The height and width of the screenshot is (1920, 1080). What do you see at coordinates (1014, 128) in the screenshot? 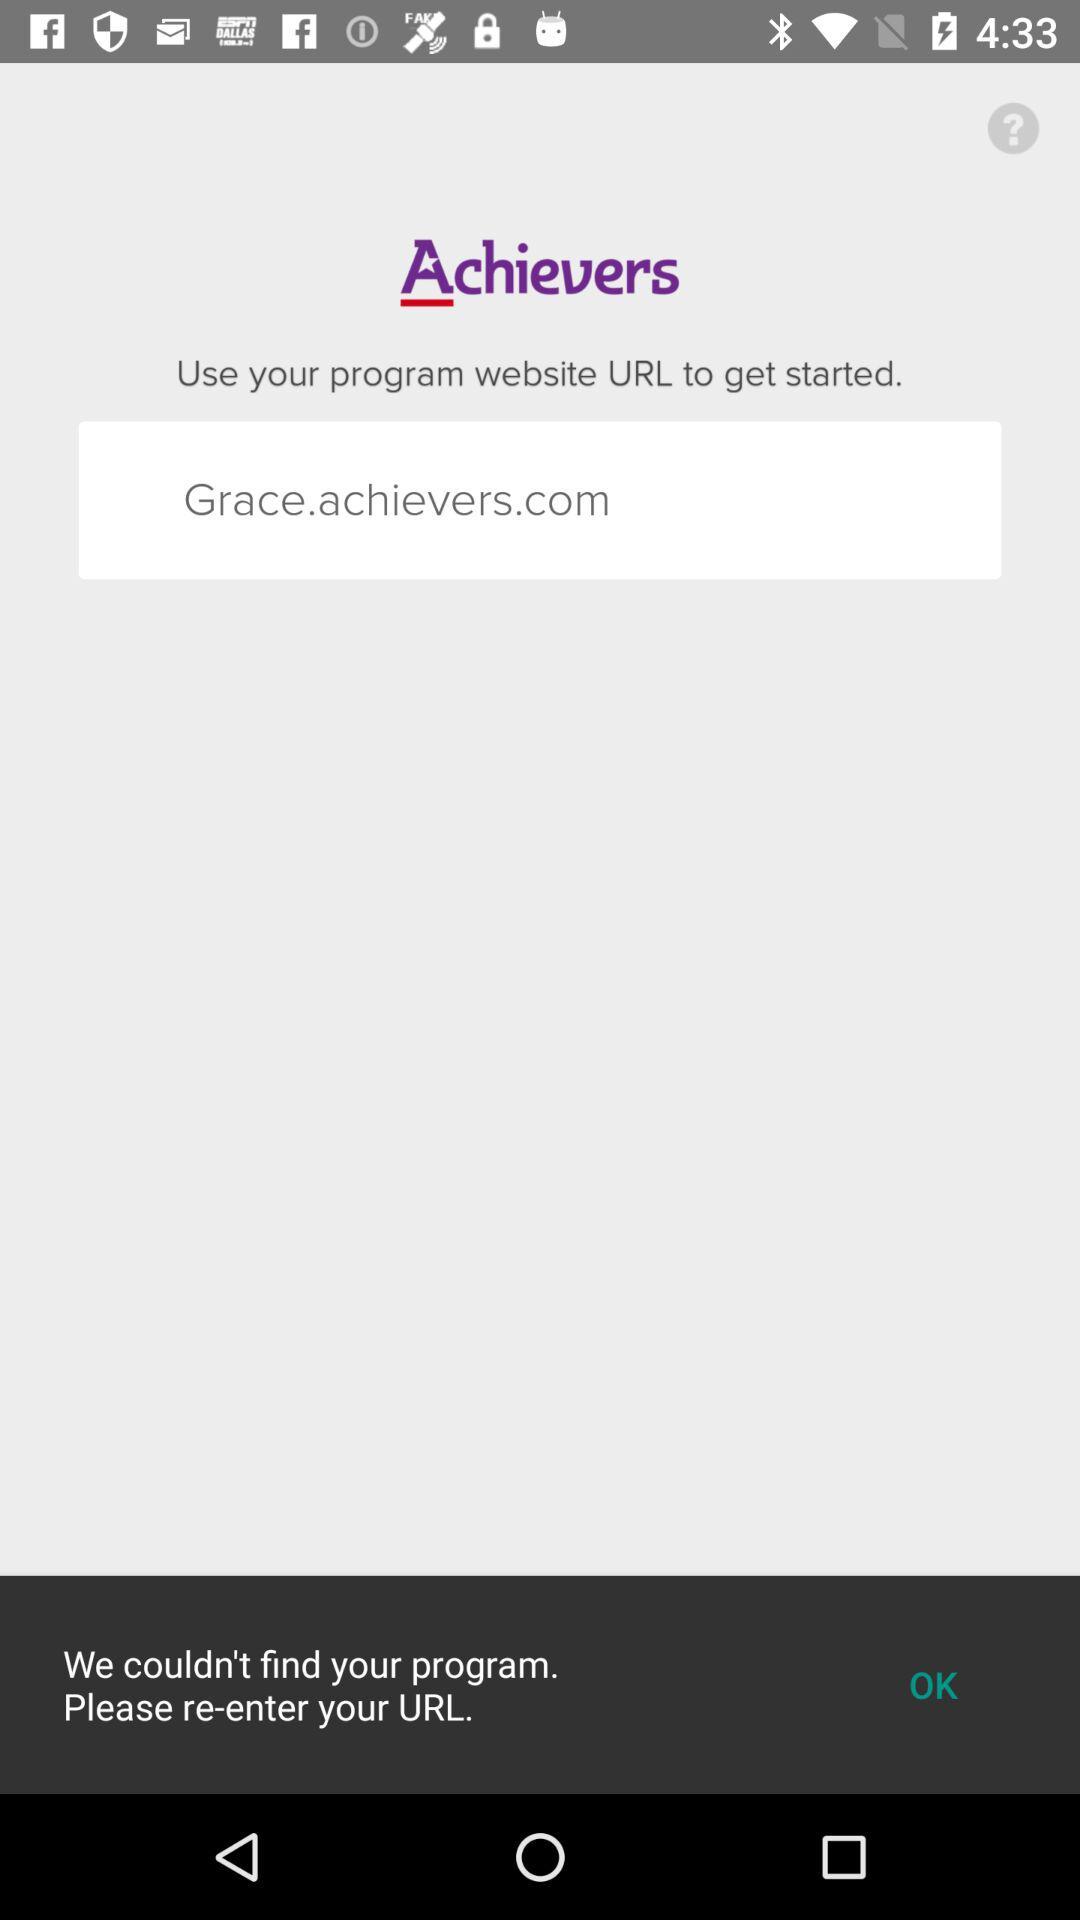
I see `the help icon` at bounding box center [1014, 128].